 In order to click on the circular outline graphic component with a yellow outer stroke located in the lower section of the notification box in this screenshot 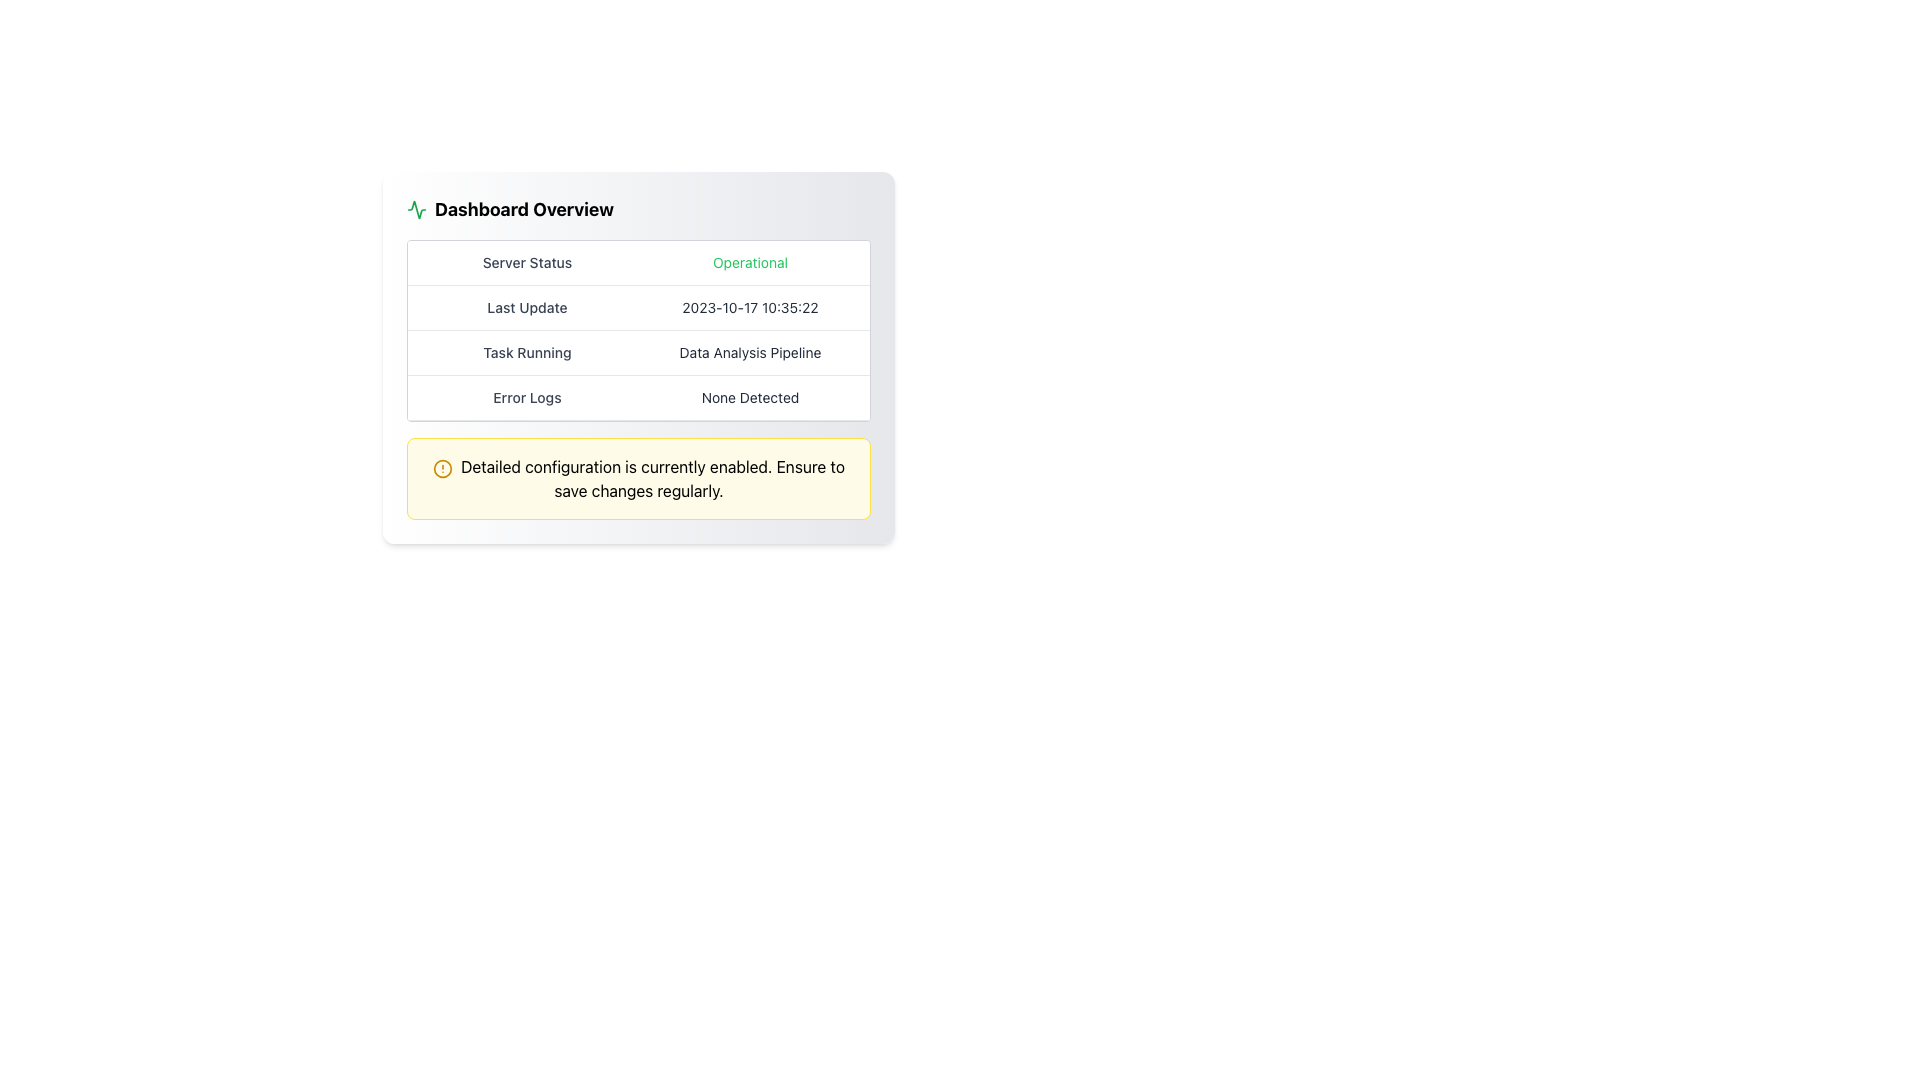, I will do `click(441, 468)`.